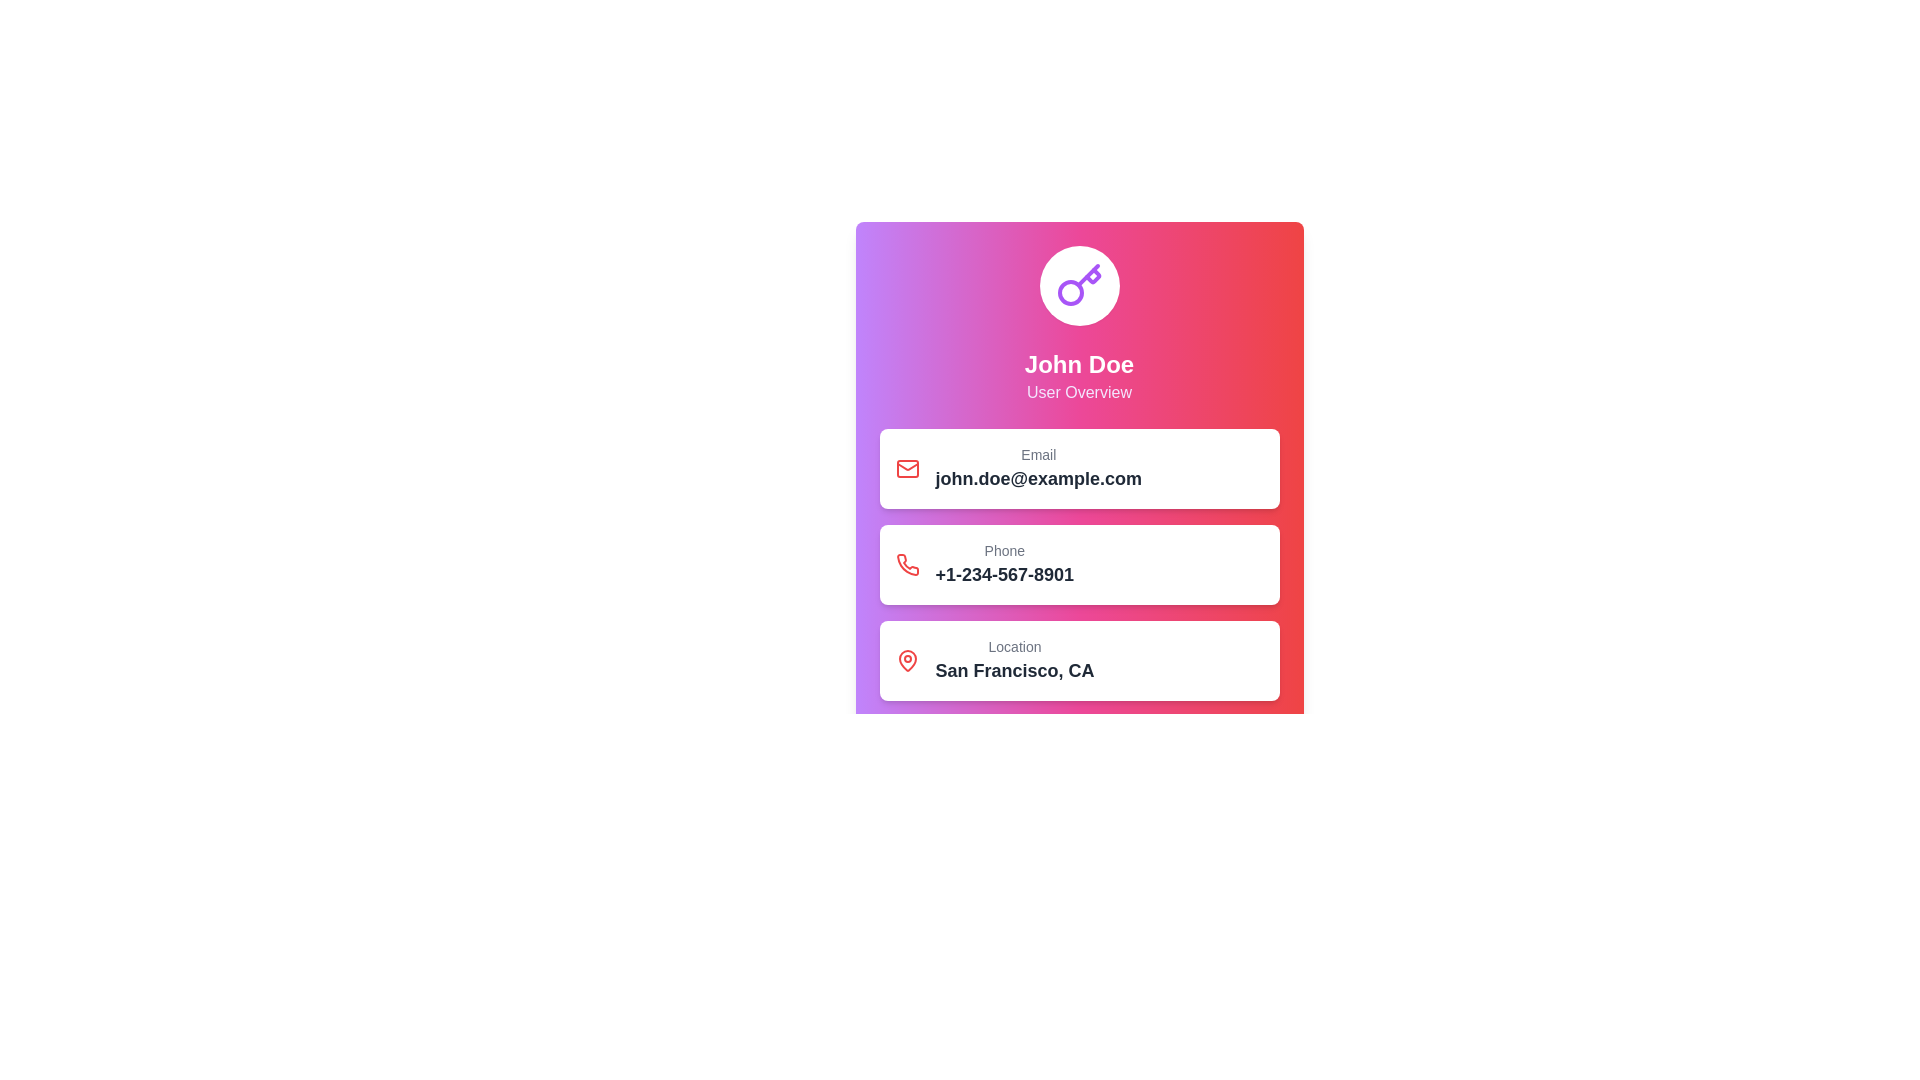  I want to click on the envelope icon representing email information, located in the top information block of the card, so click(906, 469).